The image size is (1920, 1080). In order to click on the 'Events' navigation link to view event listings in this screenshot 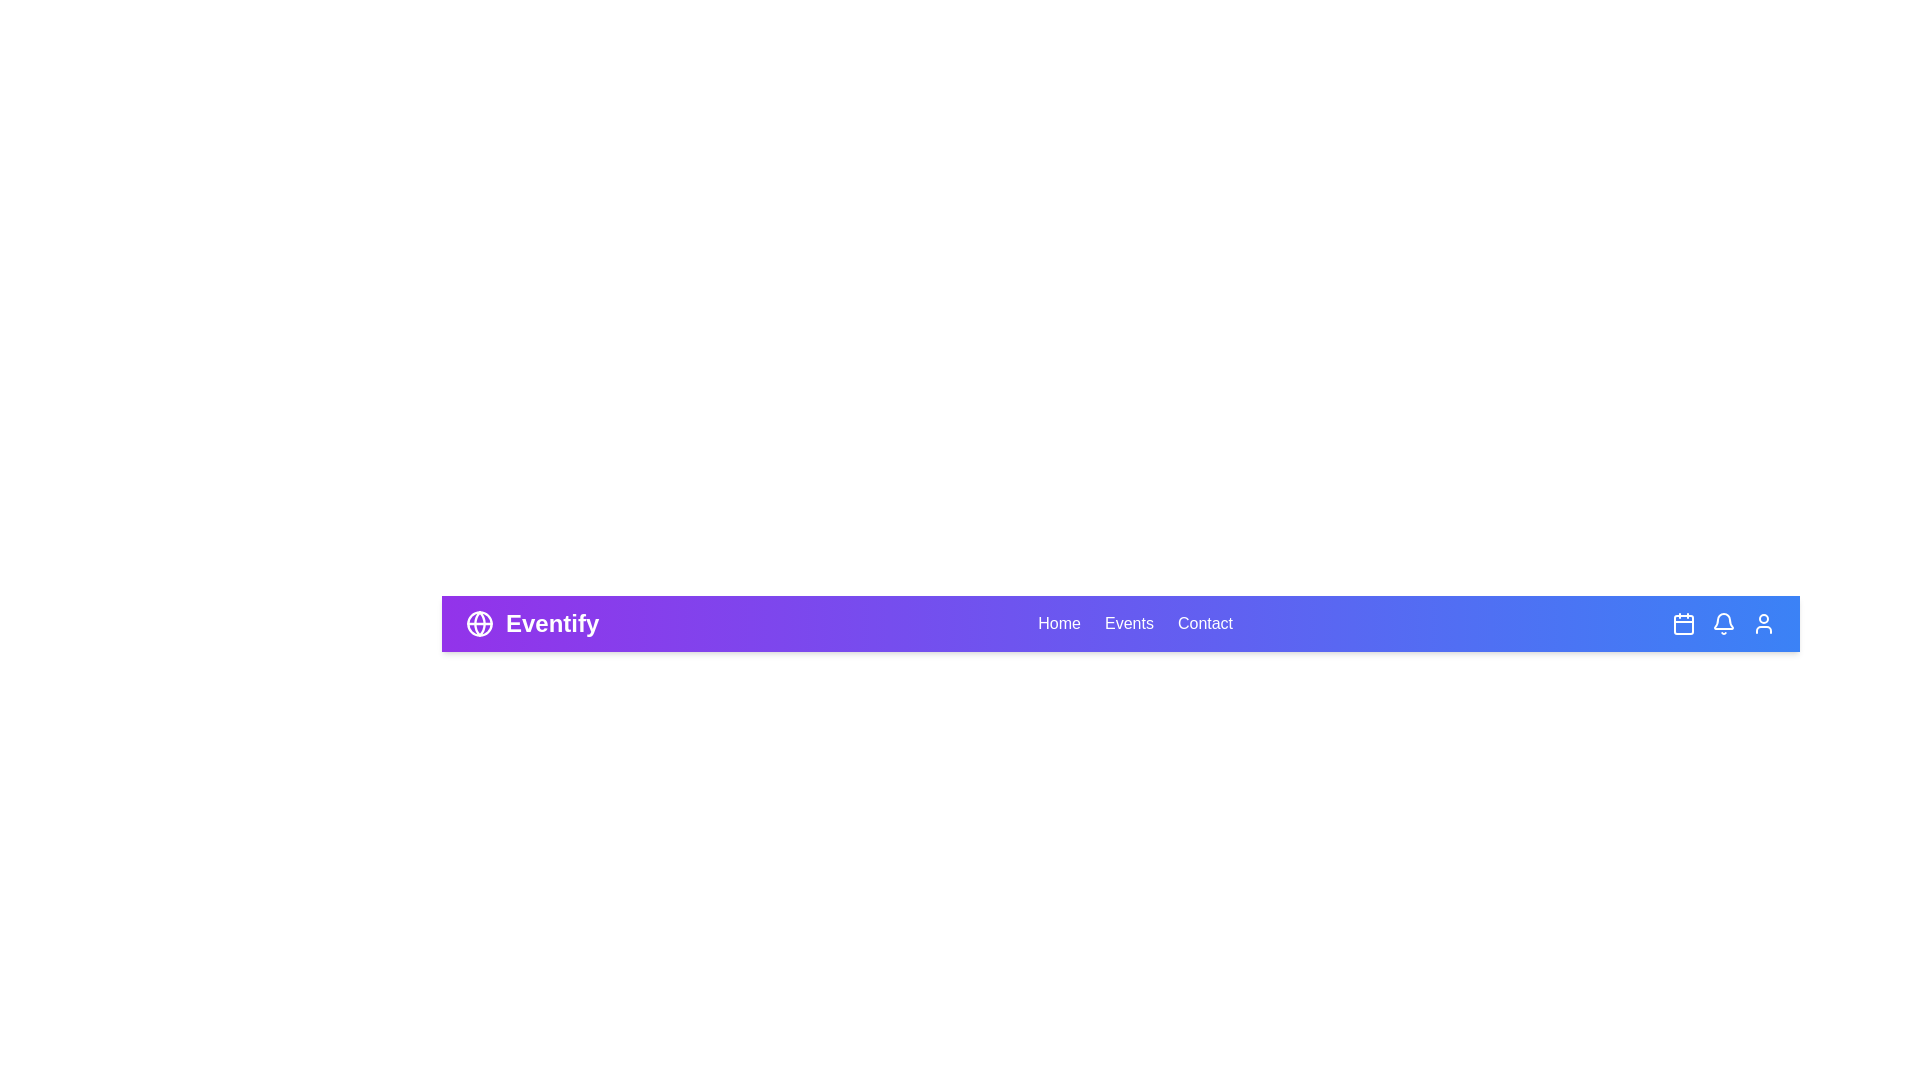, I will do `click(1129, 623)`.